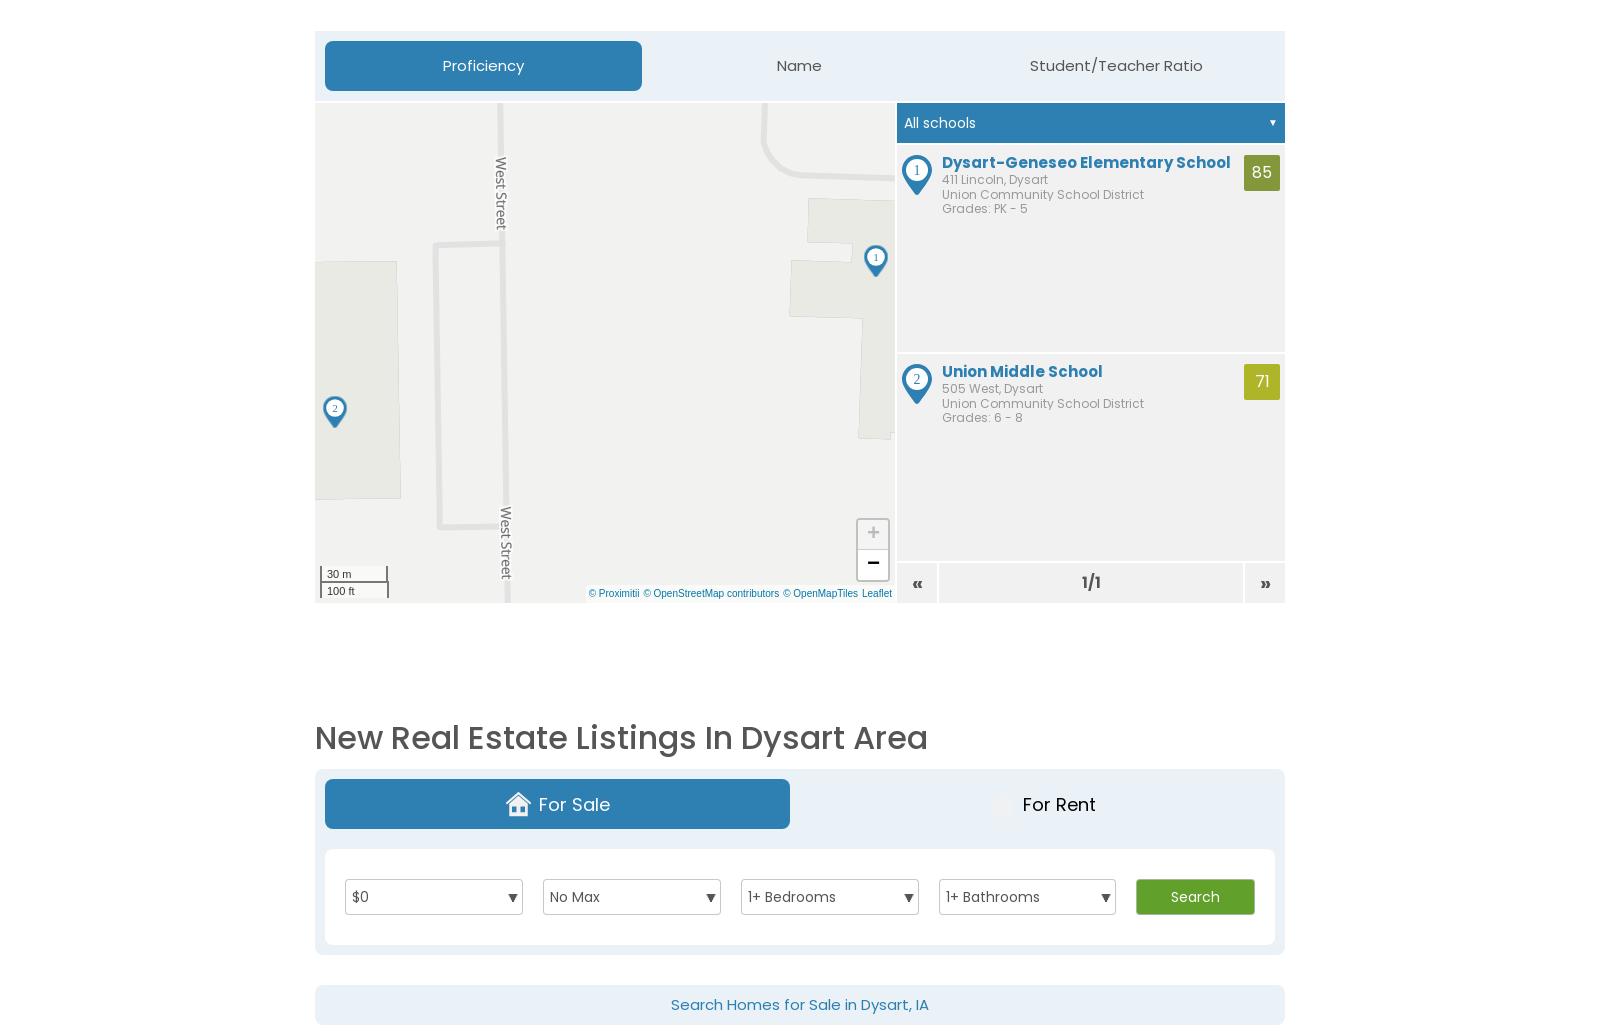  What do you see at coordinates (1116, 64) in the screenshot?
I see `'Student/Teacher Ratio'` at bounding box center [1116, 64].